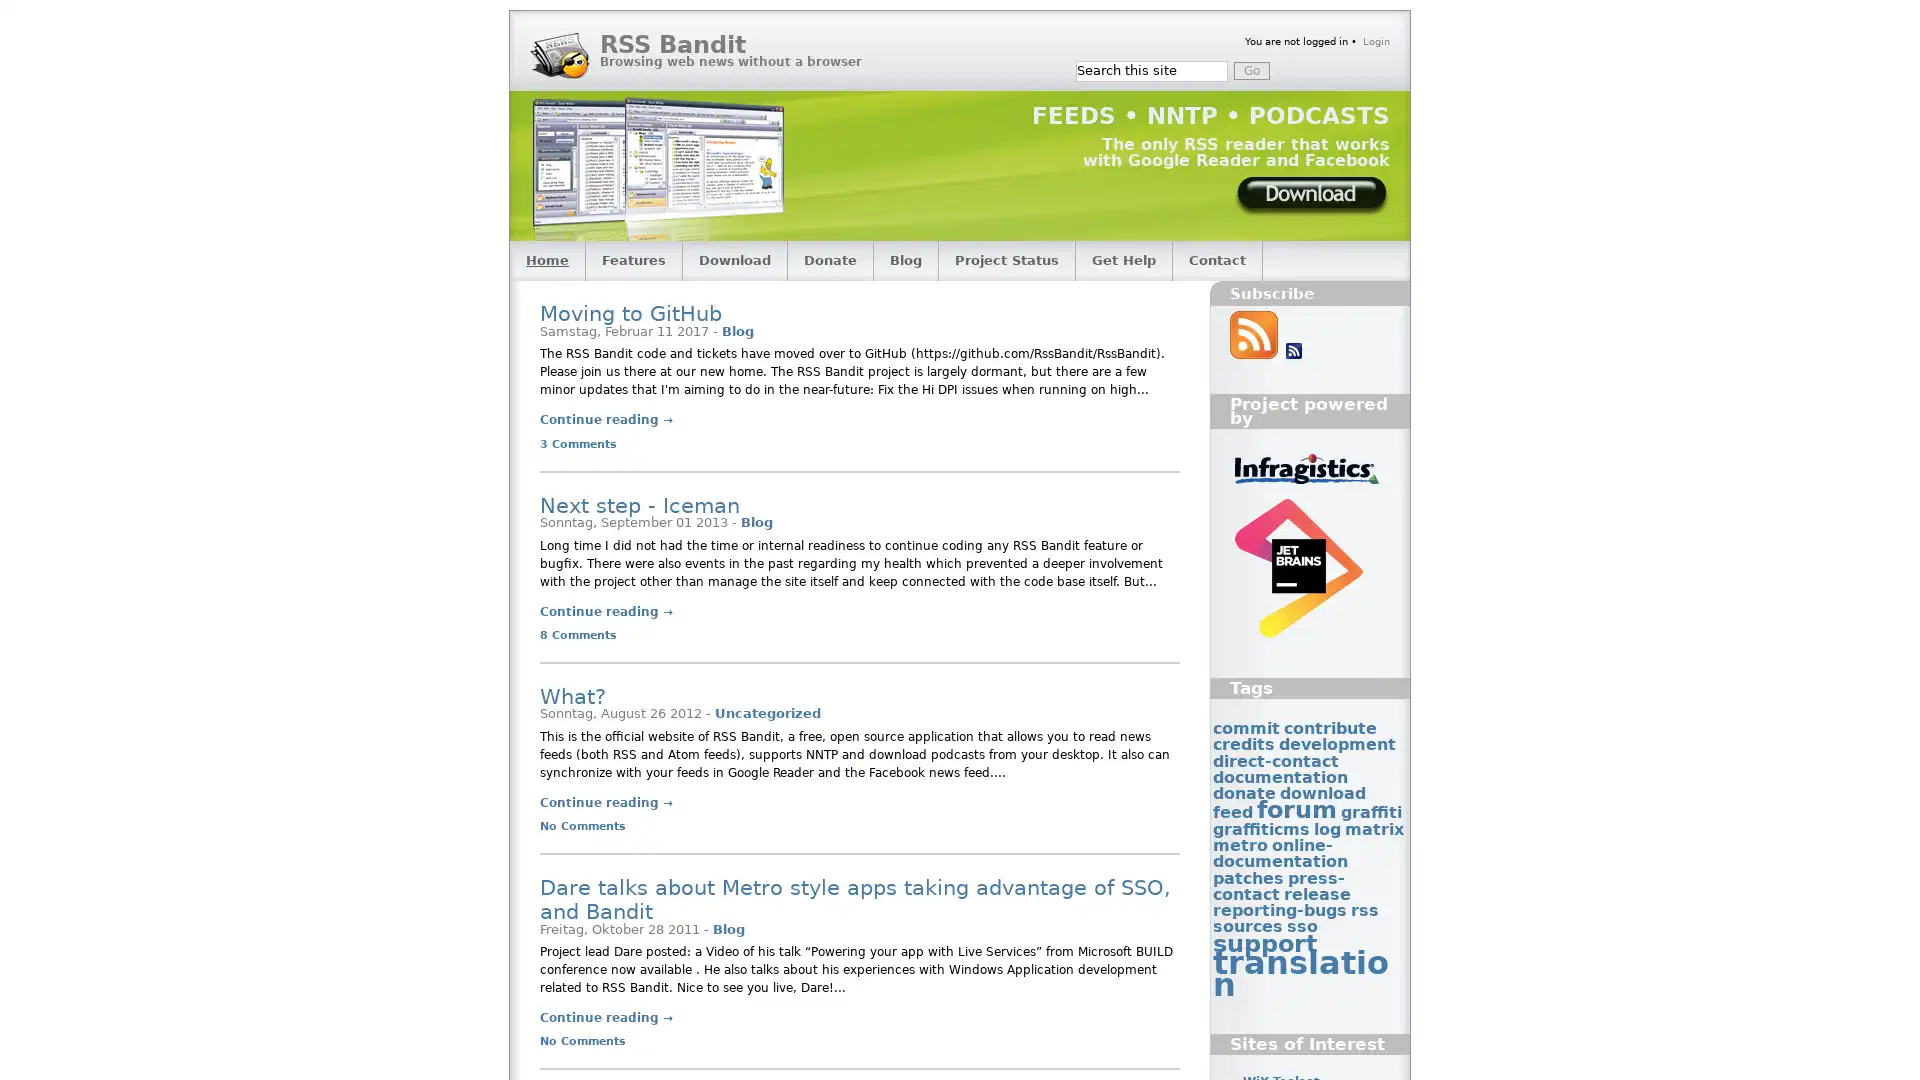 The width and height of the screenshot is (1920, 1080). What do you see at coordinates (1251, 69) in the screenshot?
I see `Go` at bounding box center [1251, 69].